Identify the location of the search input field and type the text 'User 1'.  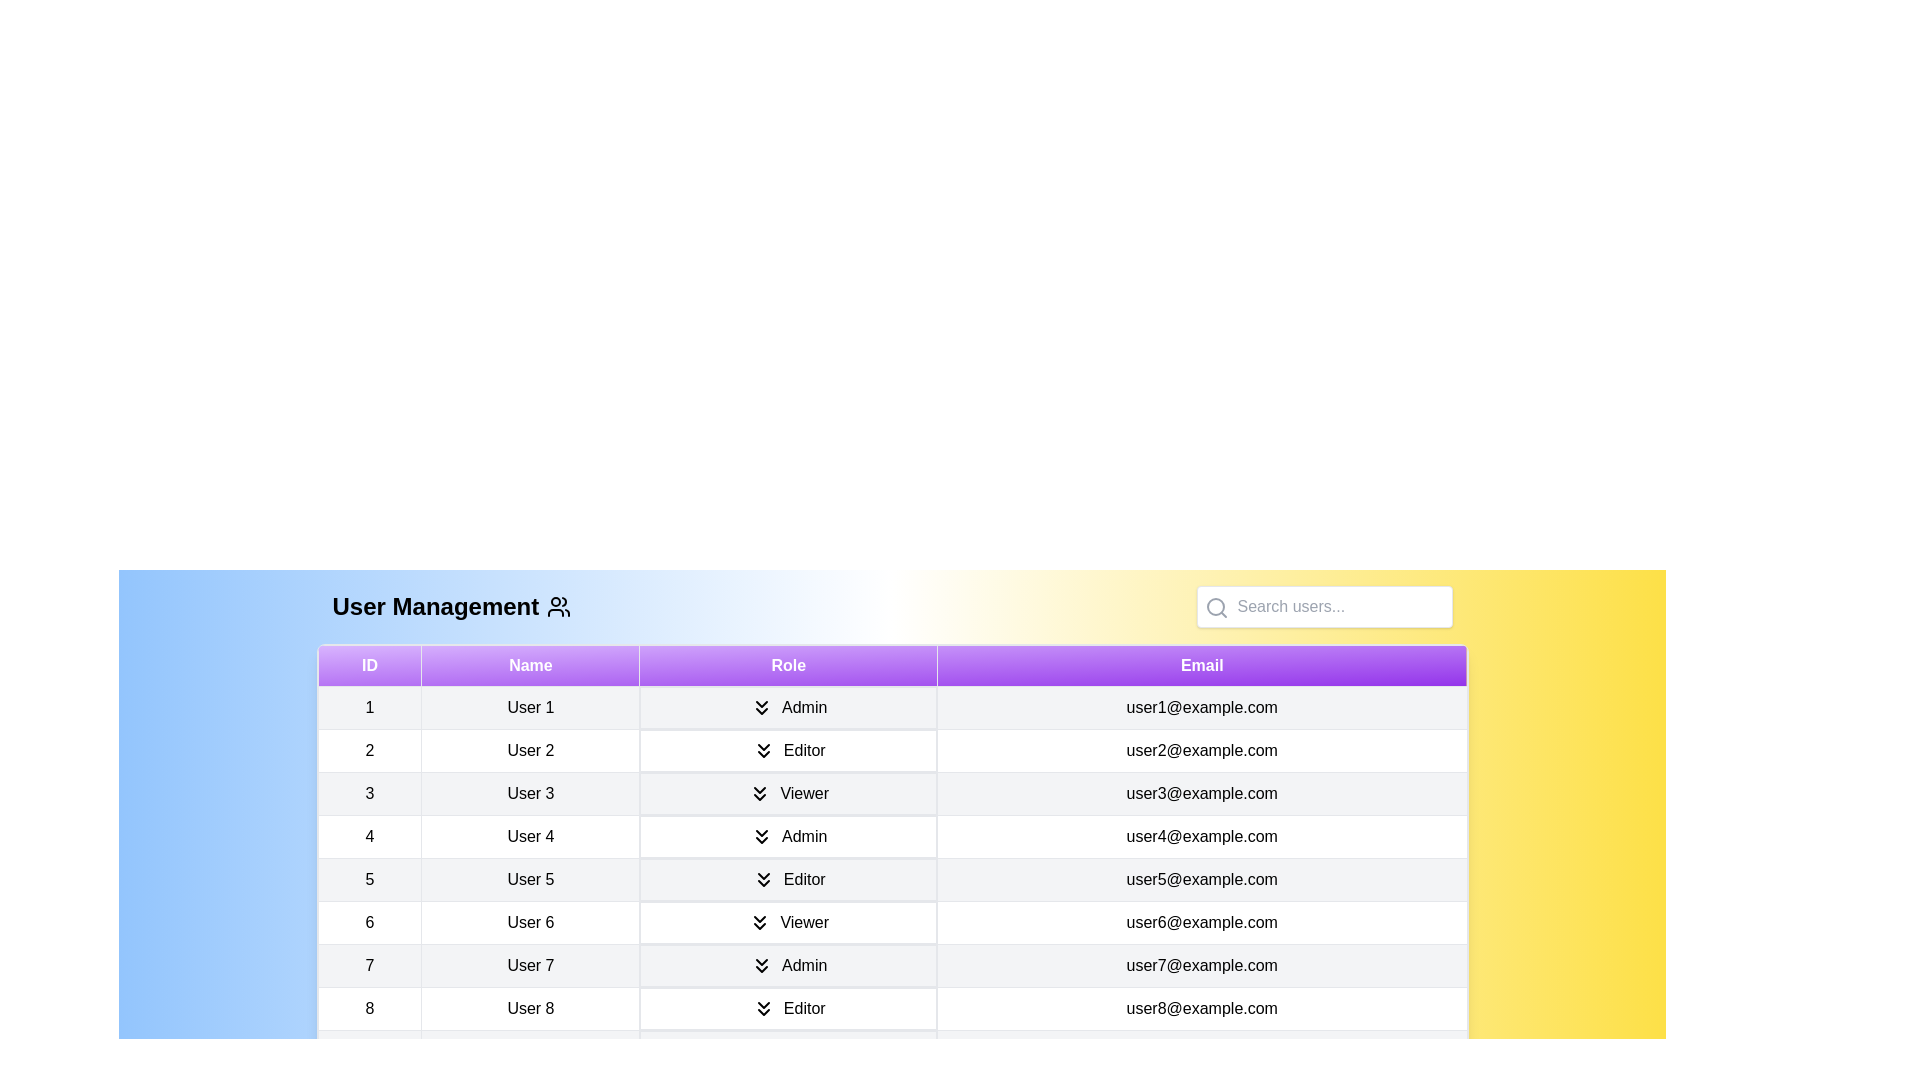
(1324, 605).